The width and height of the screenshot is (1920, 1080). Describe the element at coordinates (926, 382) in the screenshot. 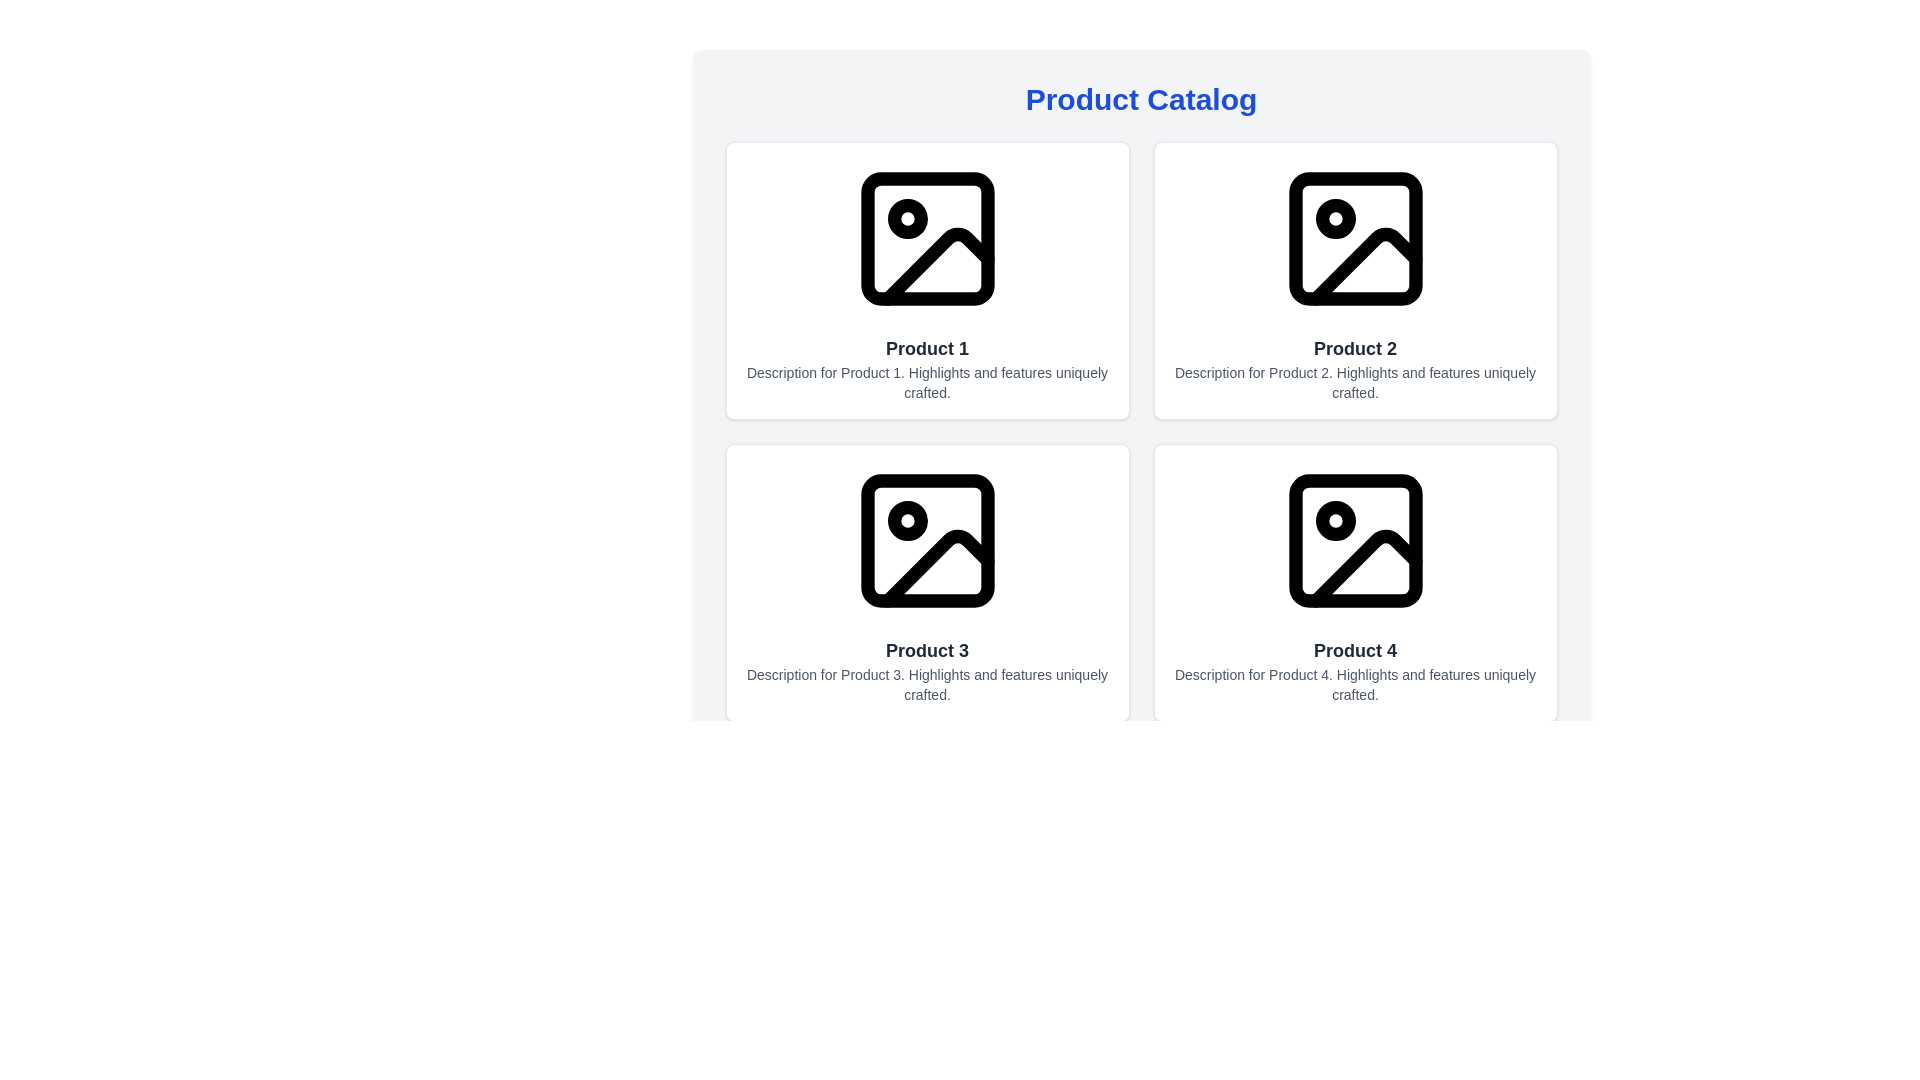

I see `the text label providing a brief description of 'Product 1'` at that location.